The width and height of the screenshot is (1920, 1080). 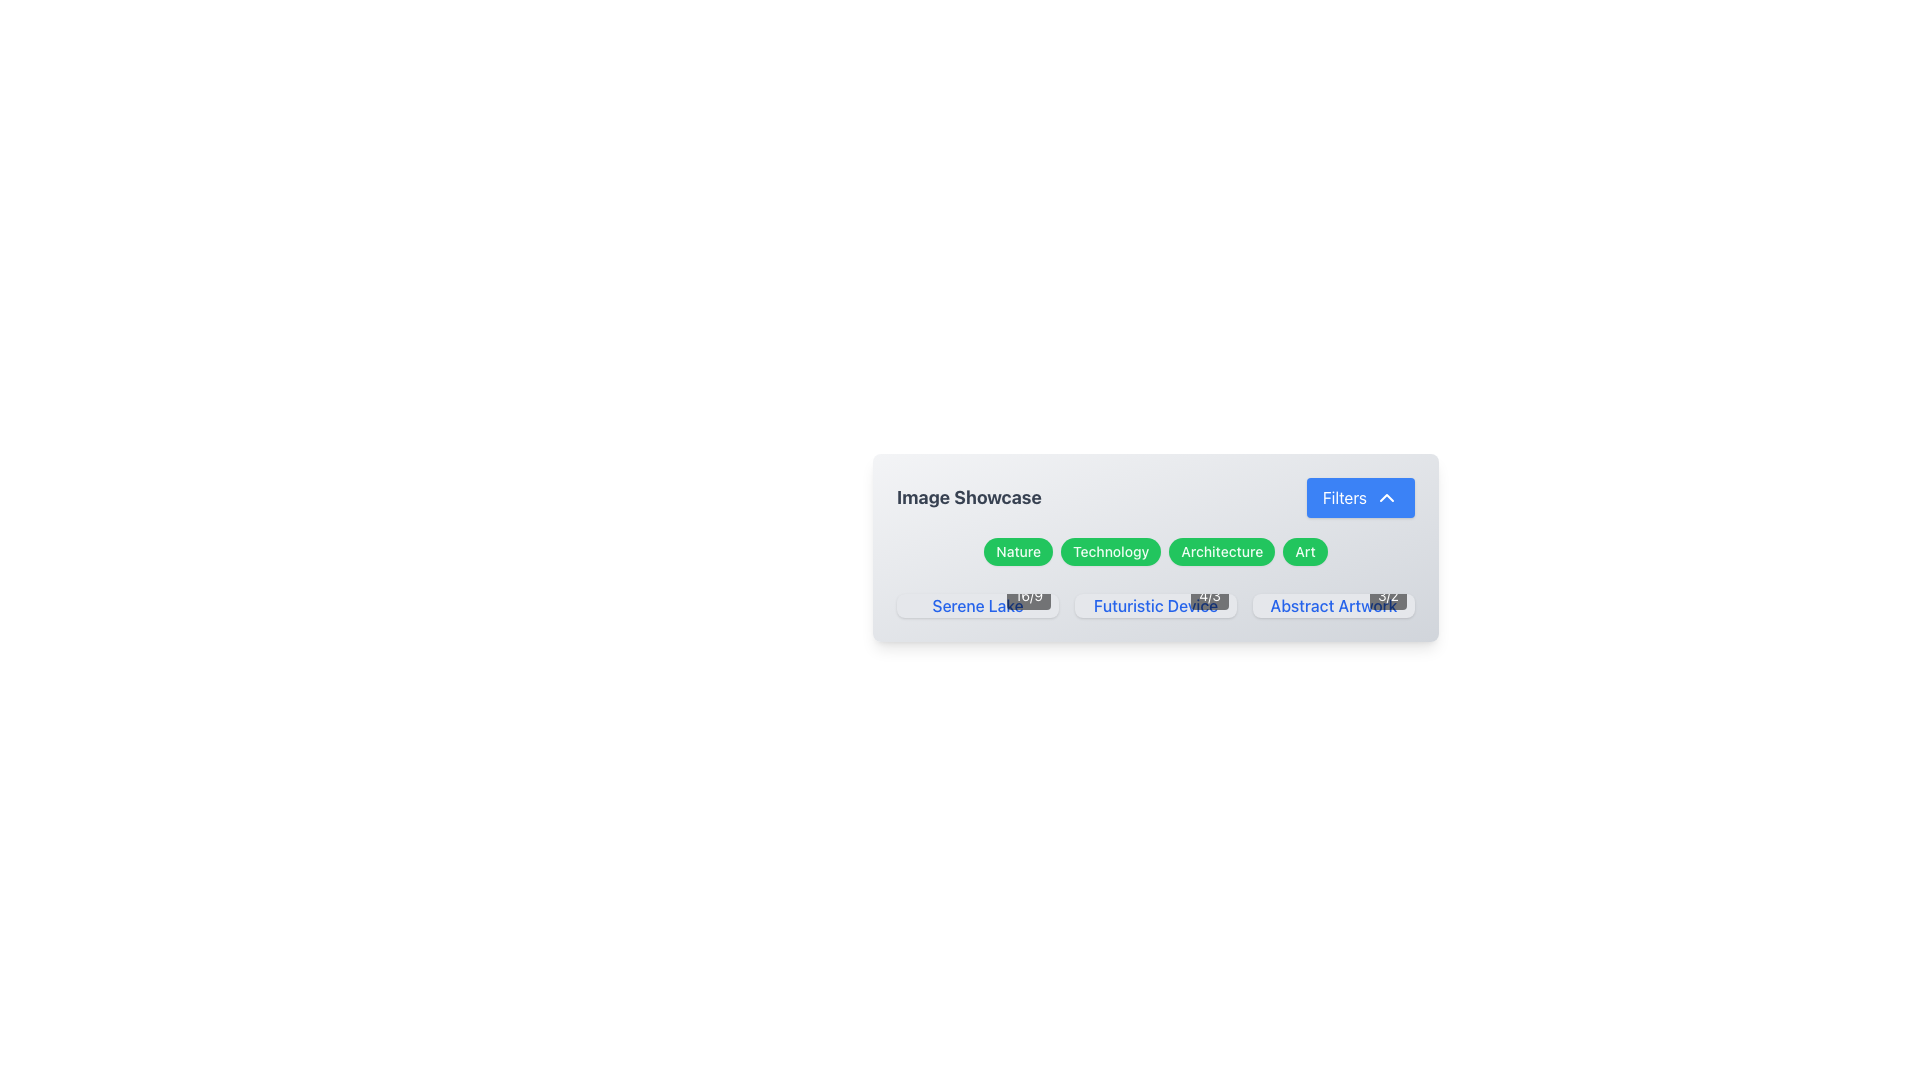 I want to click on the upward-pointing chevron icon styled in a white stroke, which is part of the 'Filters' button, located on the right side of the button text, so click(x=1386, y=496).